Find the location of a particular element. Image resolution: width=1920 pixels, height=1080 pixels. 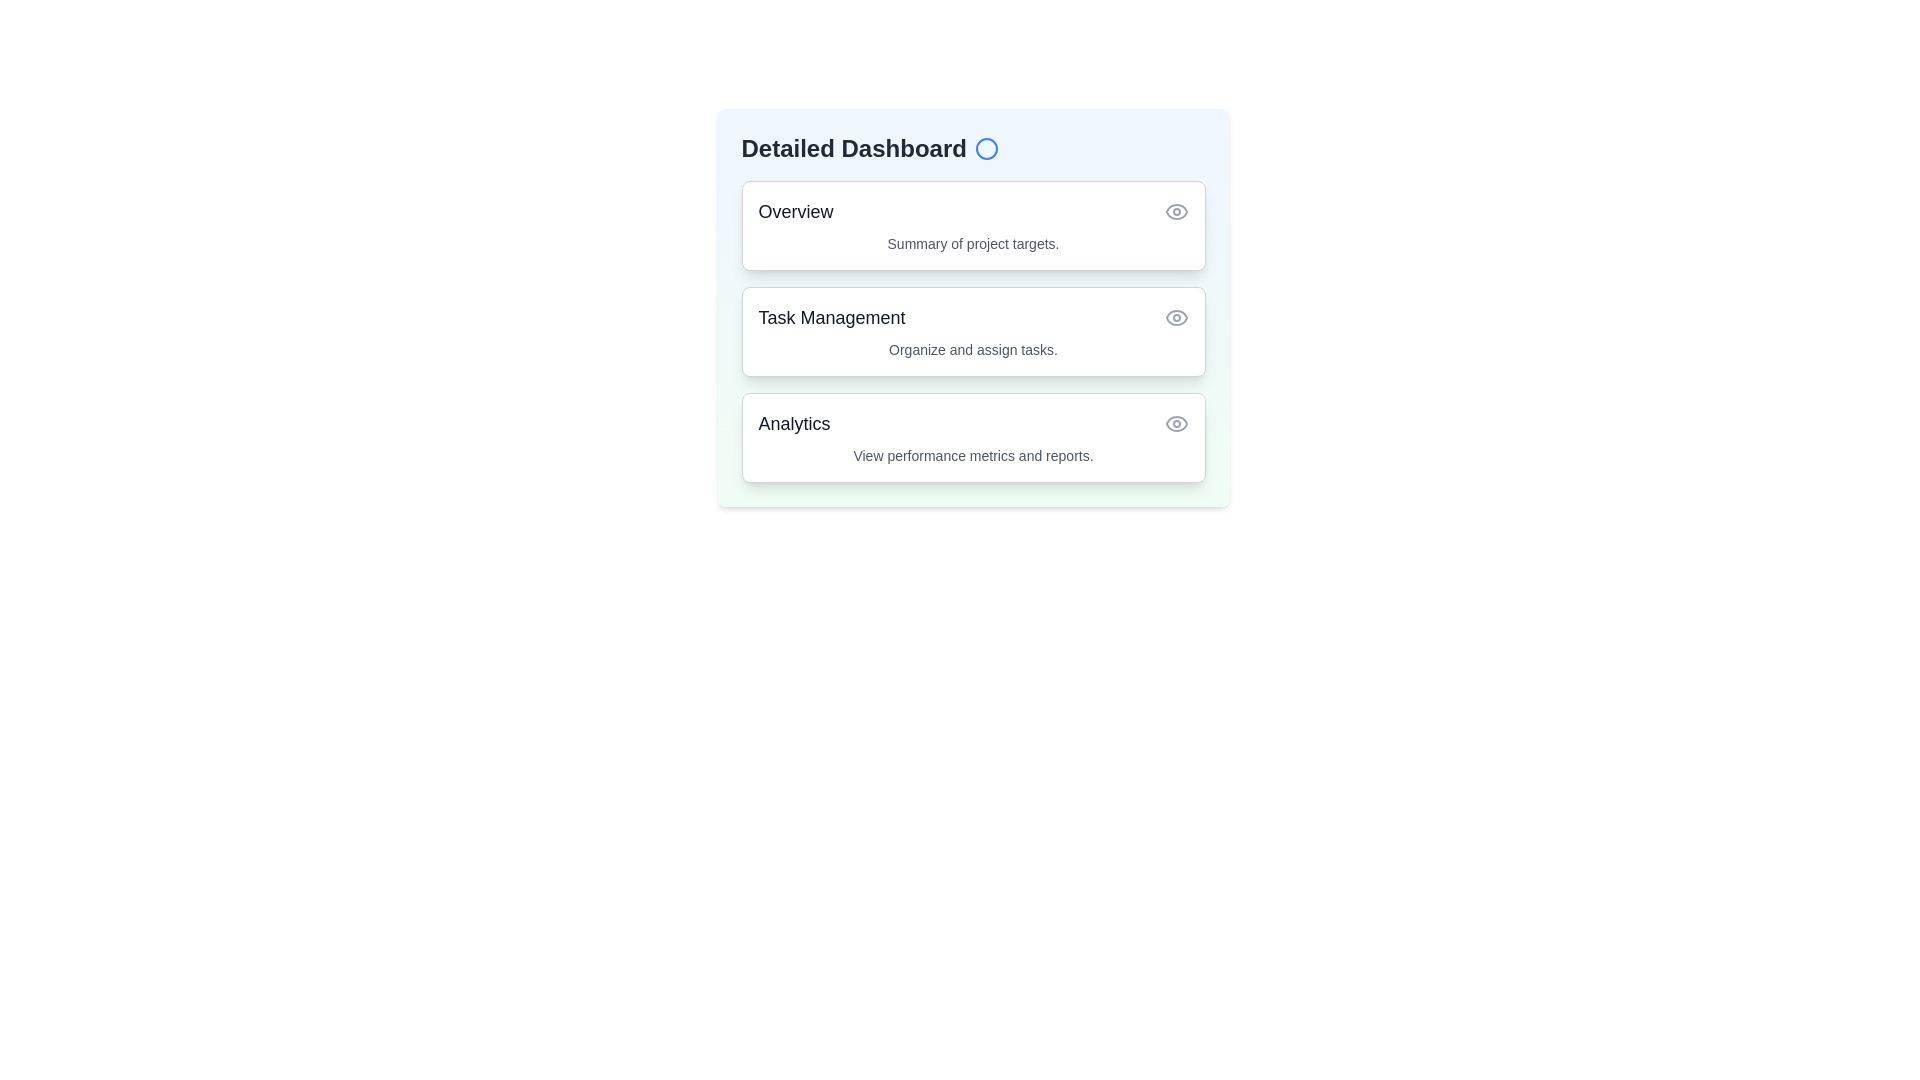

the item Overview to observe its hover effect is located at coordinates (973, 225).